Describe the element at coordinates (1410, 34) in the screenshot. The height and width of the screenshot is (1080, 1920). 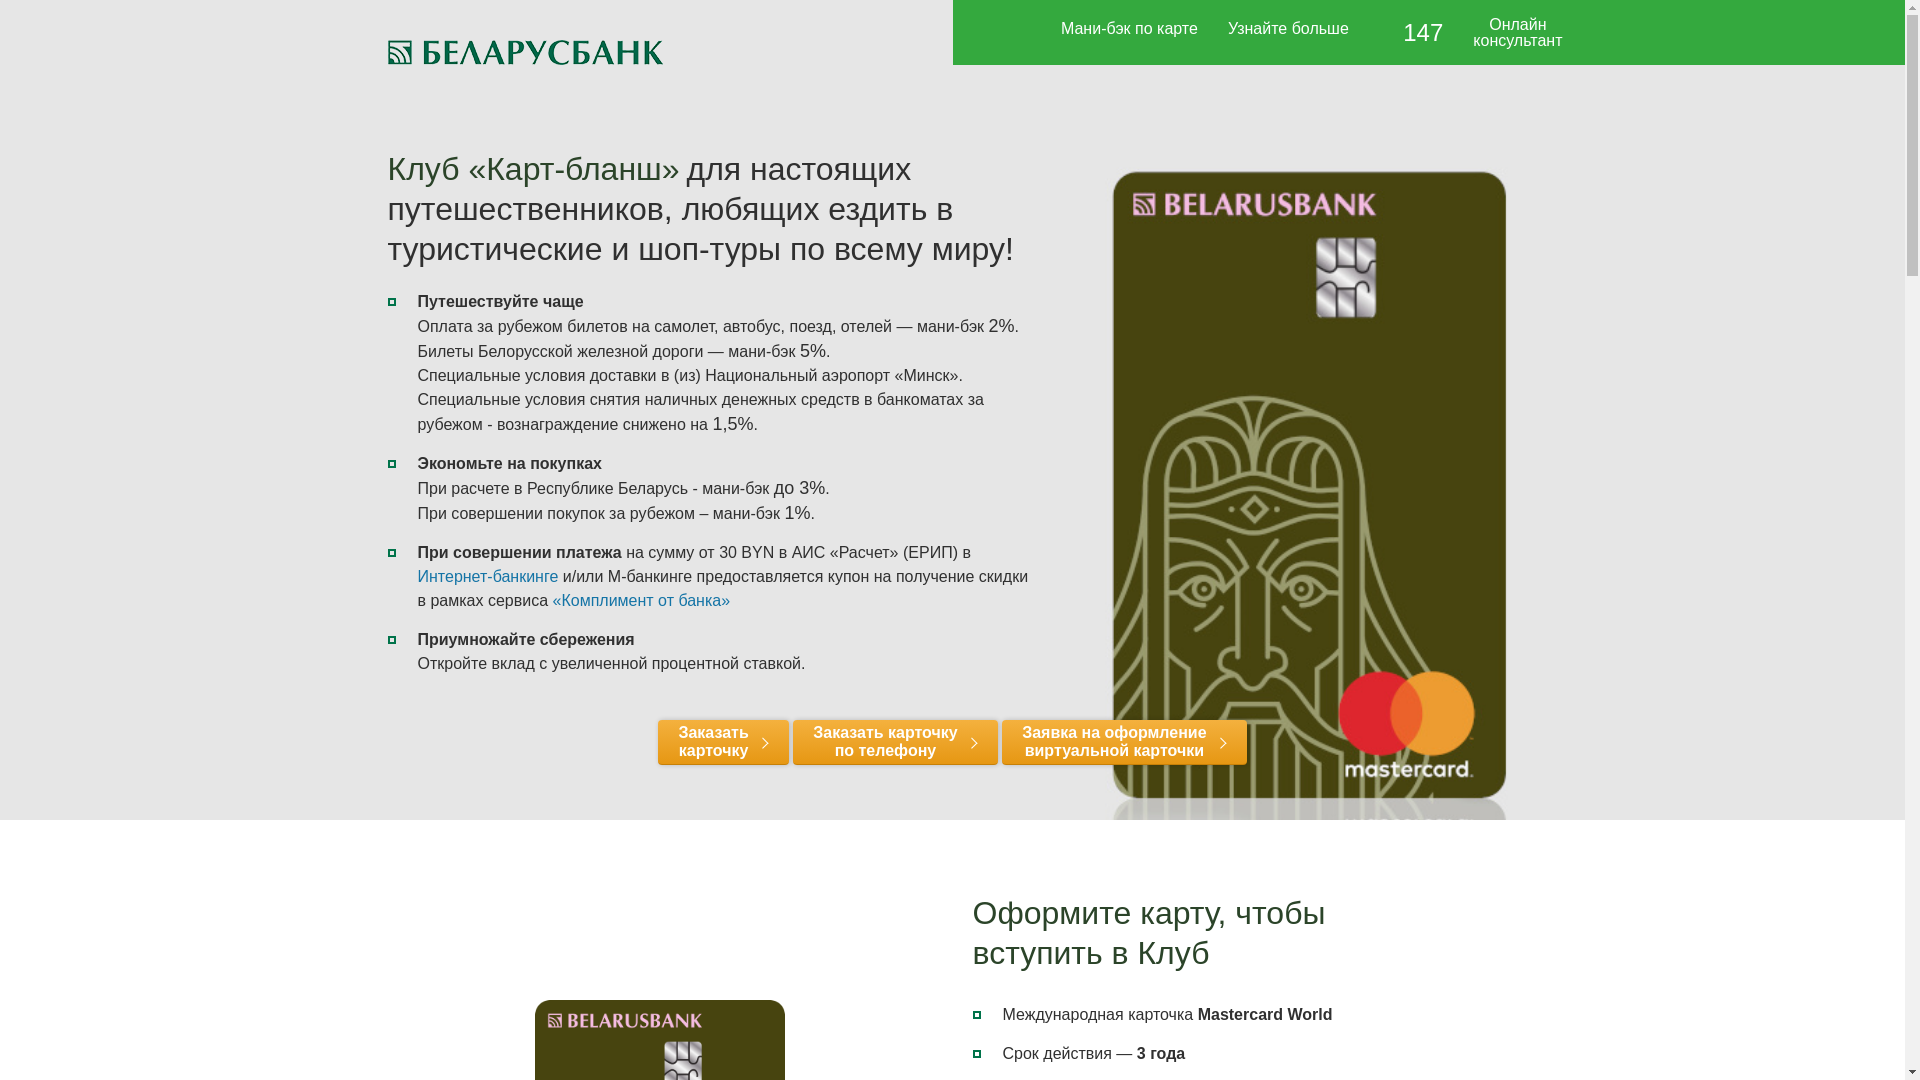
I see `'147'` at that location.